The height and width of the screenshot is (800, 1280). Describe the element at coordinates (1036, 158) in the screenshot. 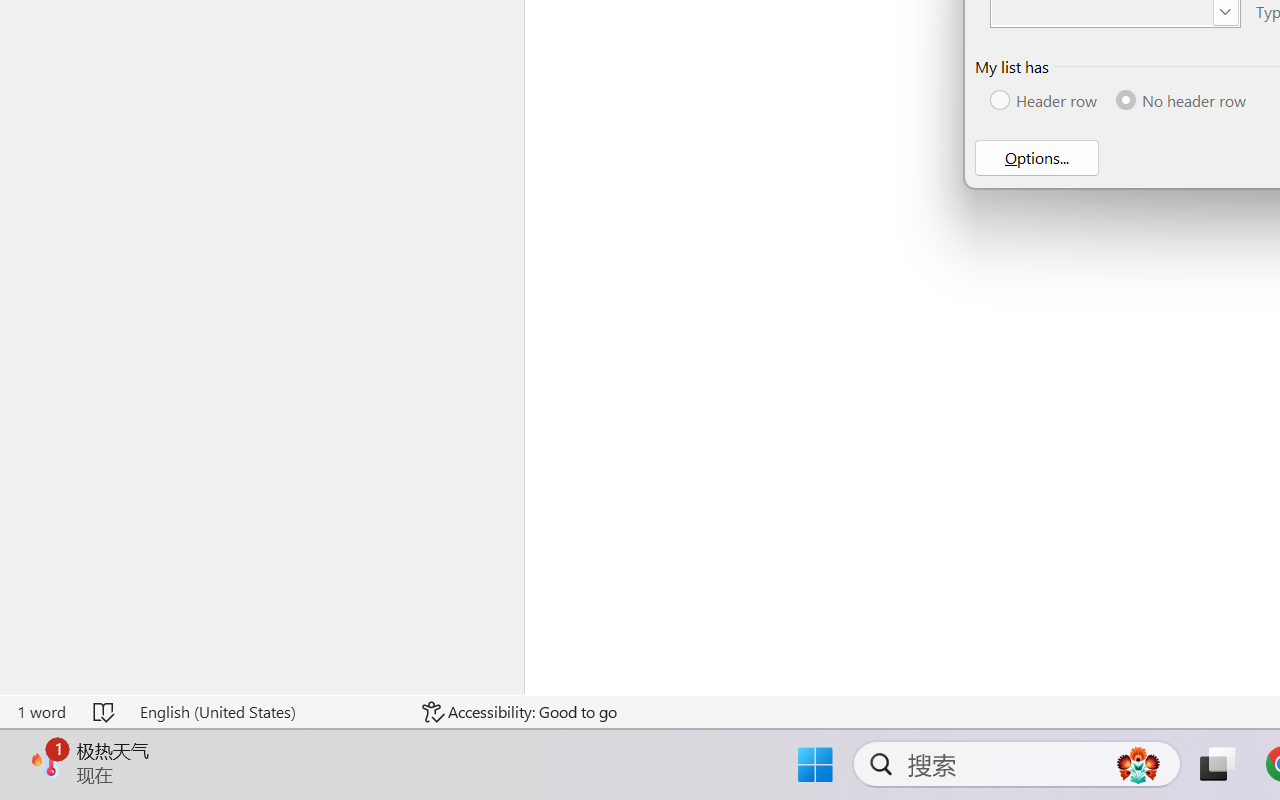

I see `'Options...'` at that location.